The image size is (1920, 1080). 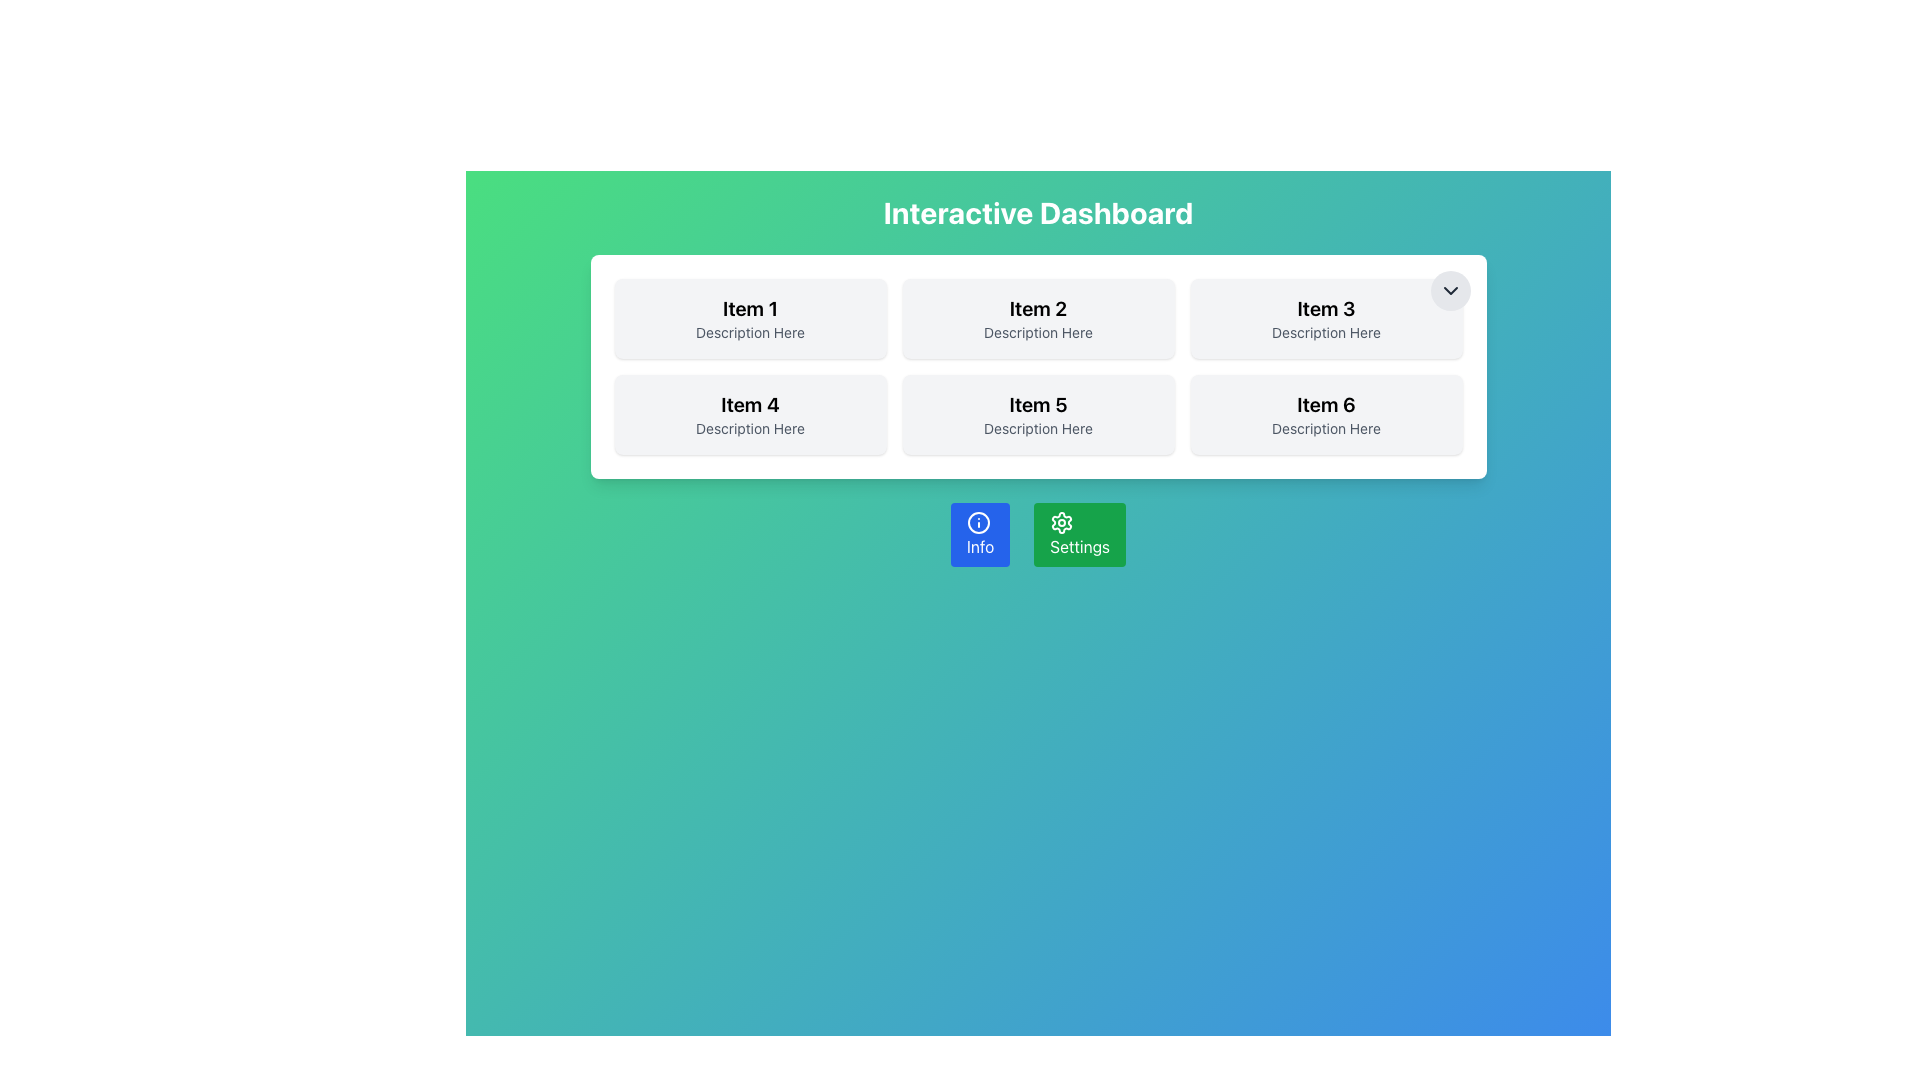 I want to click on the Static display card featuring 'Item 6' and 'Description Here' text, which is the sixth card in a three-column grid layout, so click(x=1326, y=414).